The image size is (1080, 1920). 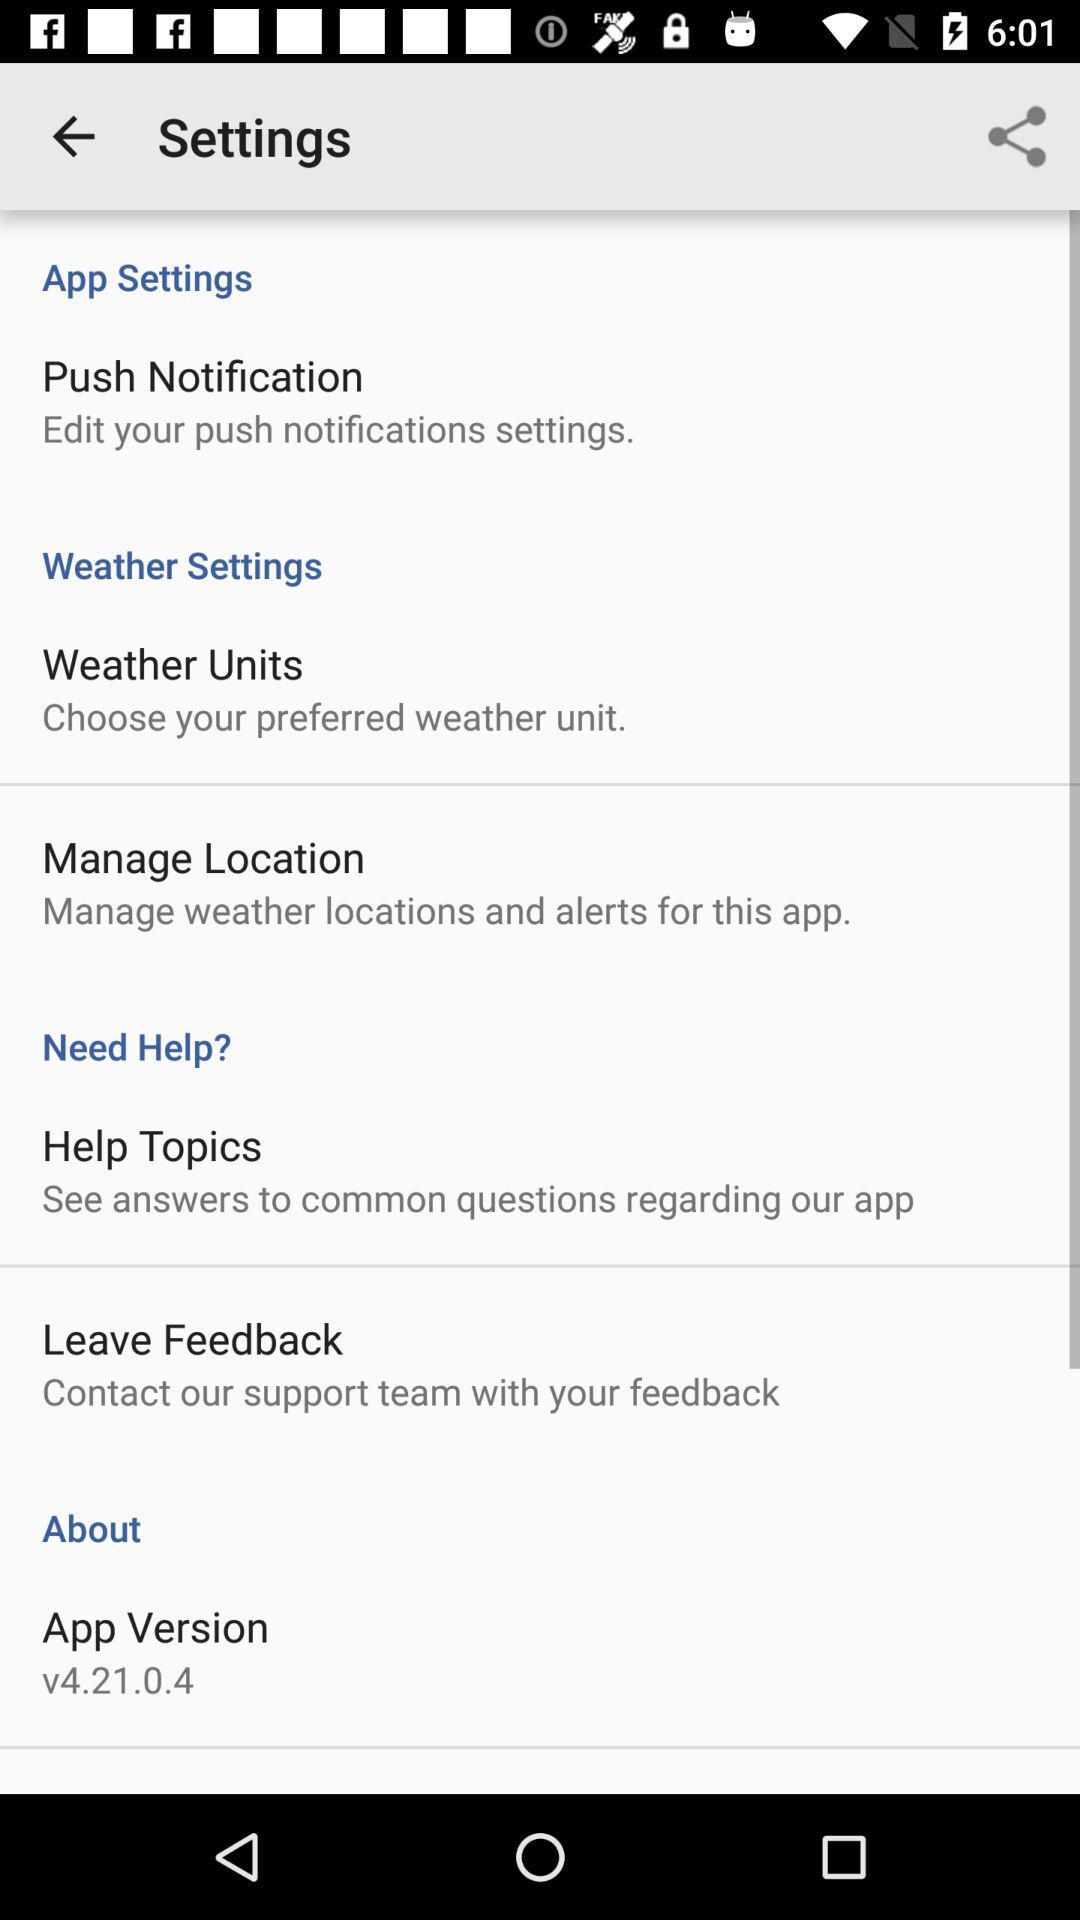 What do you see at coordinates (72, 135) in the screenshot?
I see `icon next to the settings` at bounding box center [72, 135].